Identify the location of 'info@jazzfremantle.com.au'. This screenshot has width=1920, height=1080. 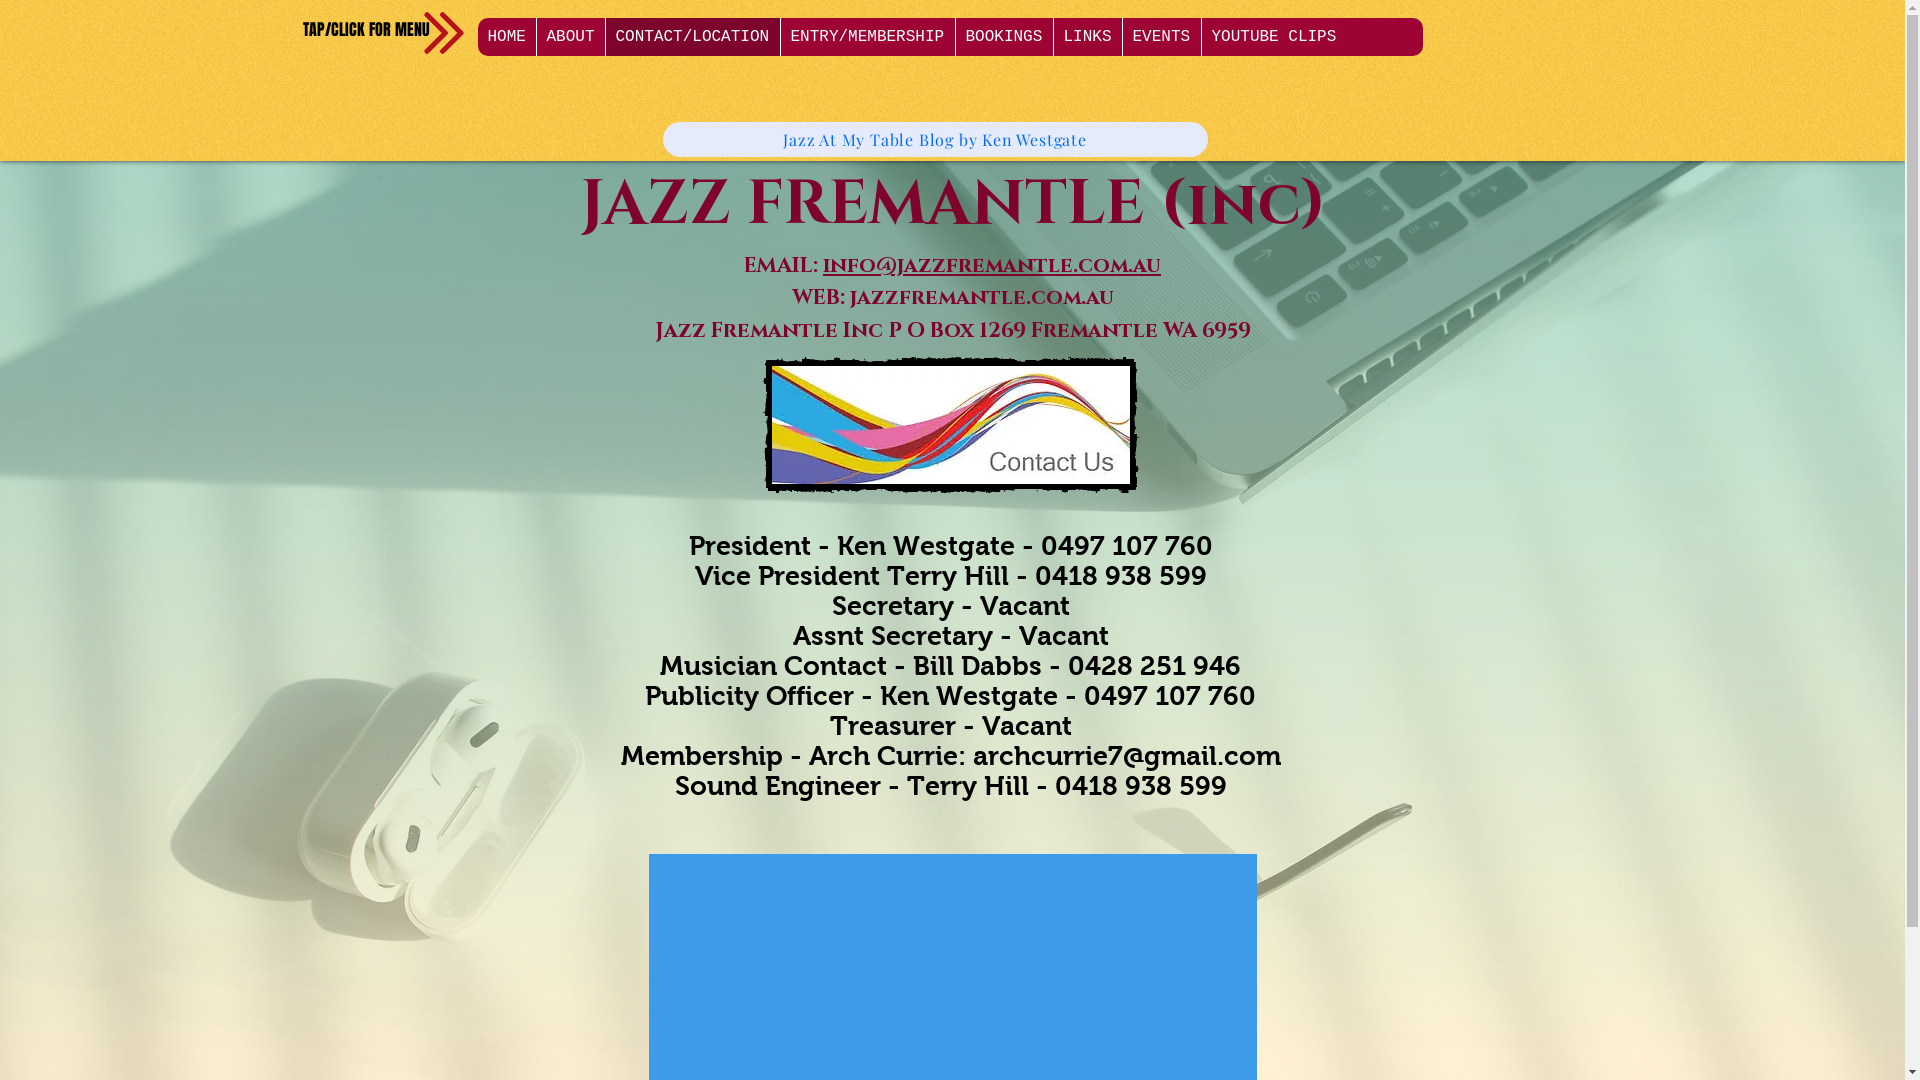
(992, 265).